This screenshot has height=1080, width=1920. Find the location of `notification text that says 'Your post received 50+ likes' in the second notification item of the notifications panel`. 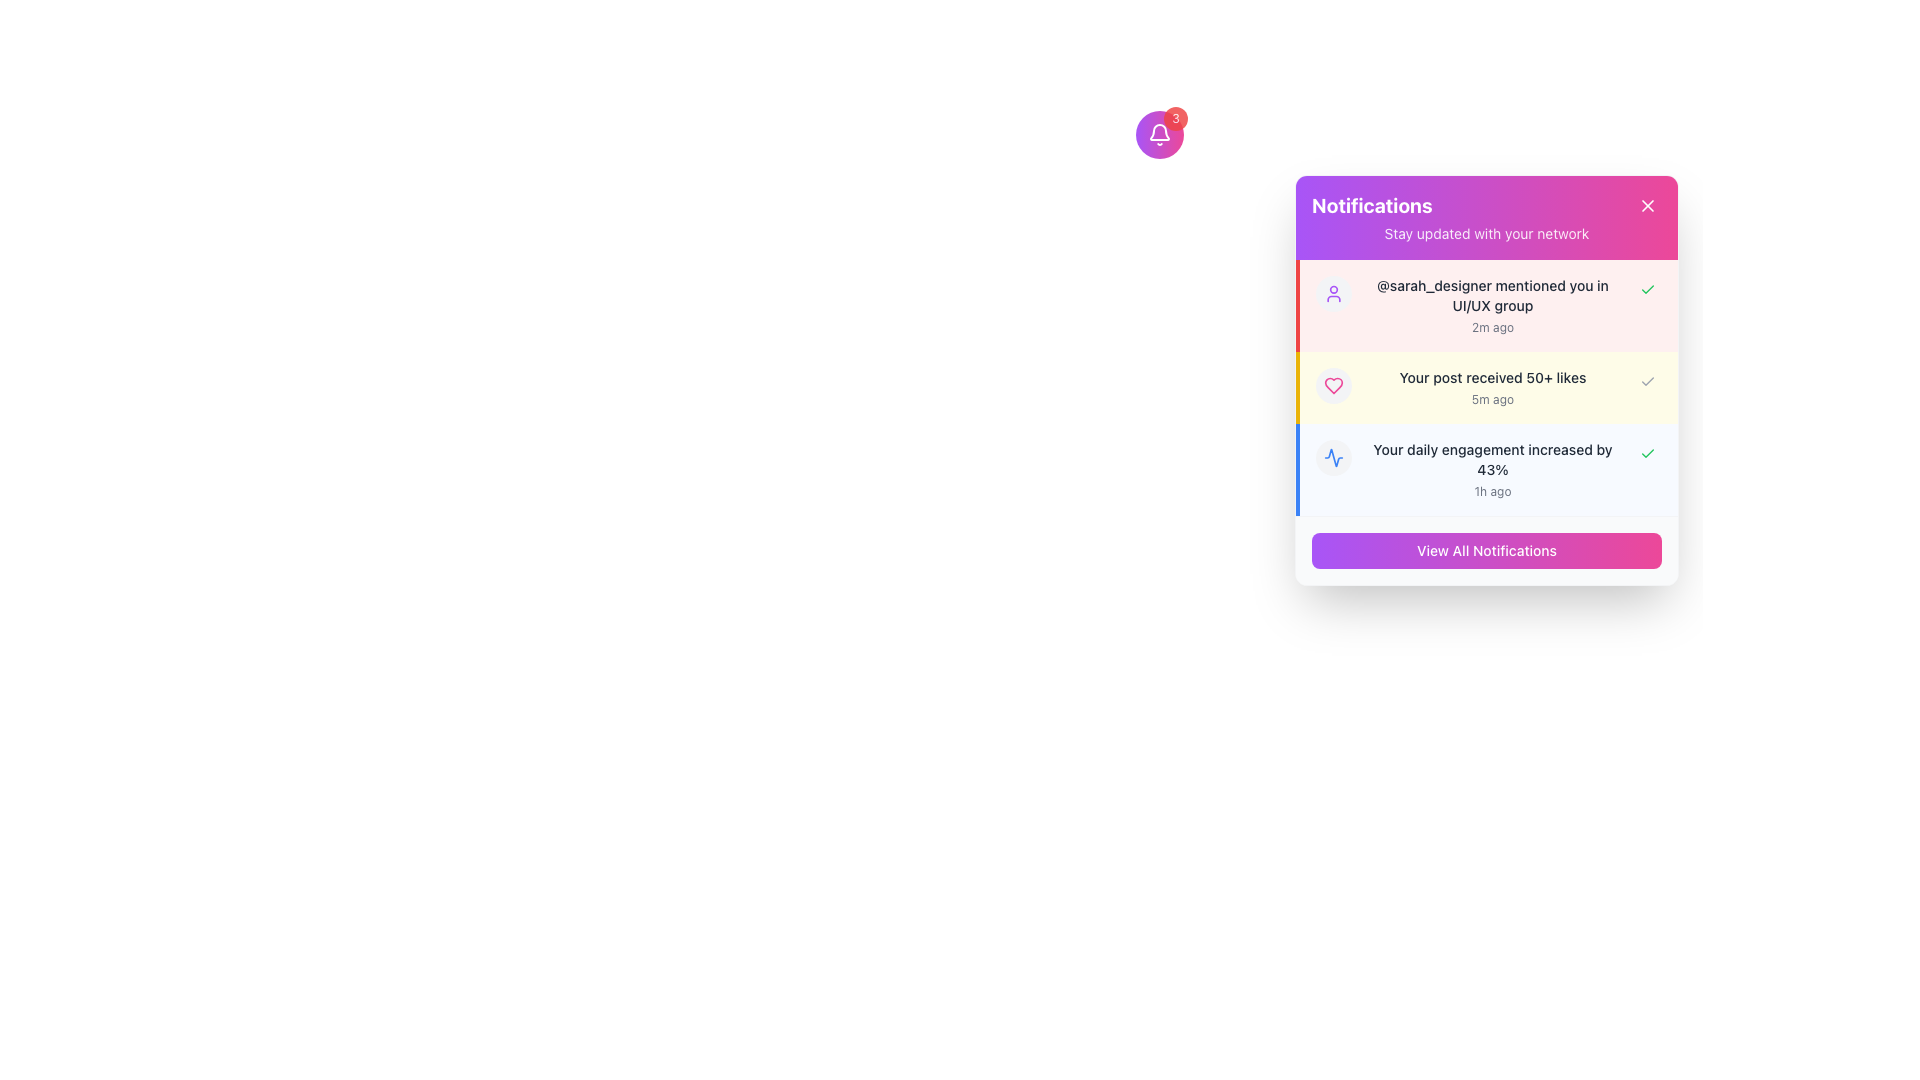

notification text that says 'Your post received 50+ likes' in the second notification item of the notifications panel is located at coordinates (1488, 388).